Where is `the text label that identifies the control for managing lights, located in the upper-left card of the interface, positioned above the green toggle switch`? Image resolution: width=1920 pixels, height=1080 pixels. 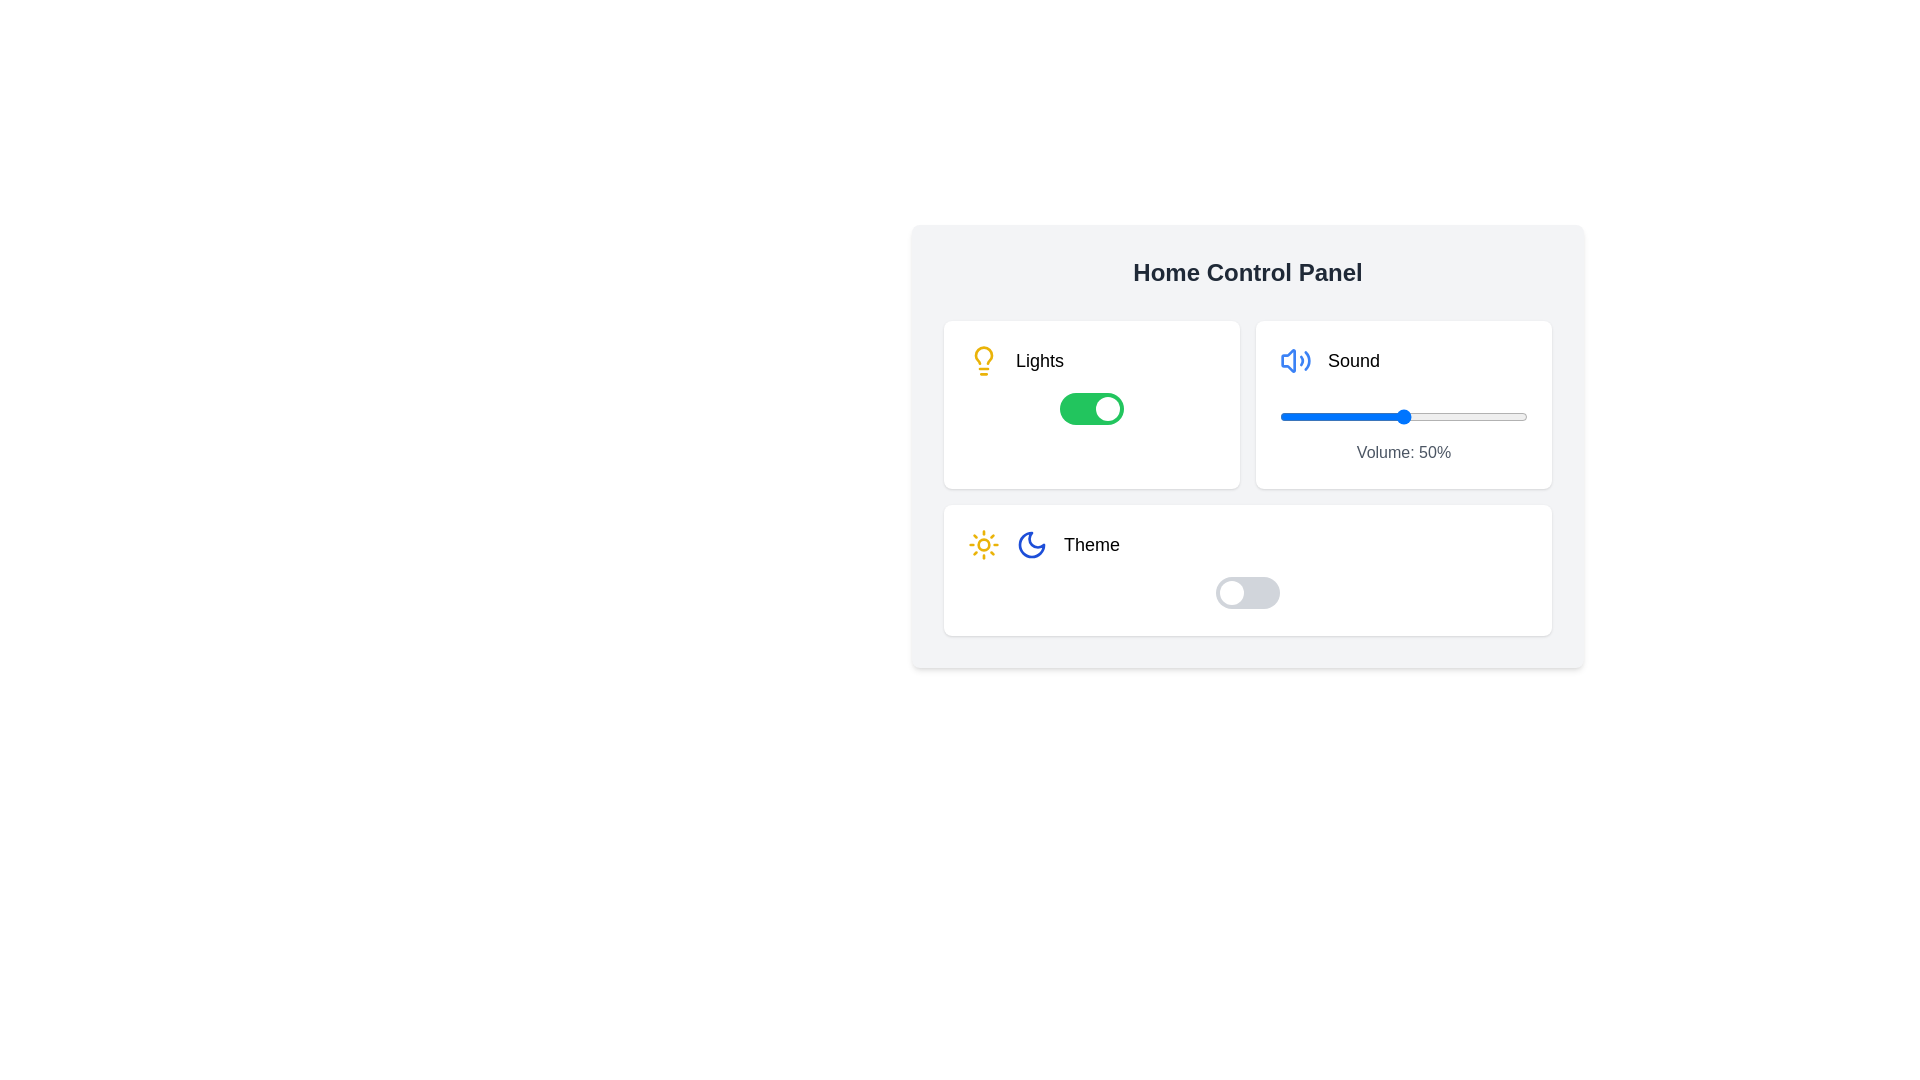
the text label that identifies the control for managing lights, located in the upper-left card of the interface, positioned above the green toggle switch is located at coordinates (1040, 361).